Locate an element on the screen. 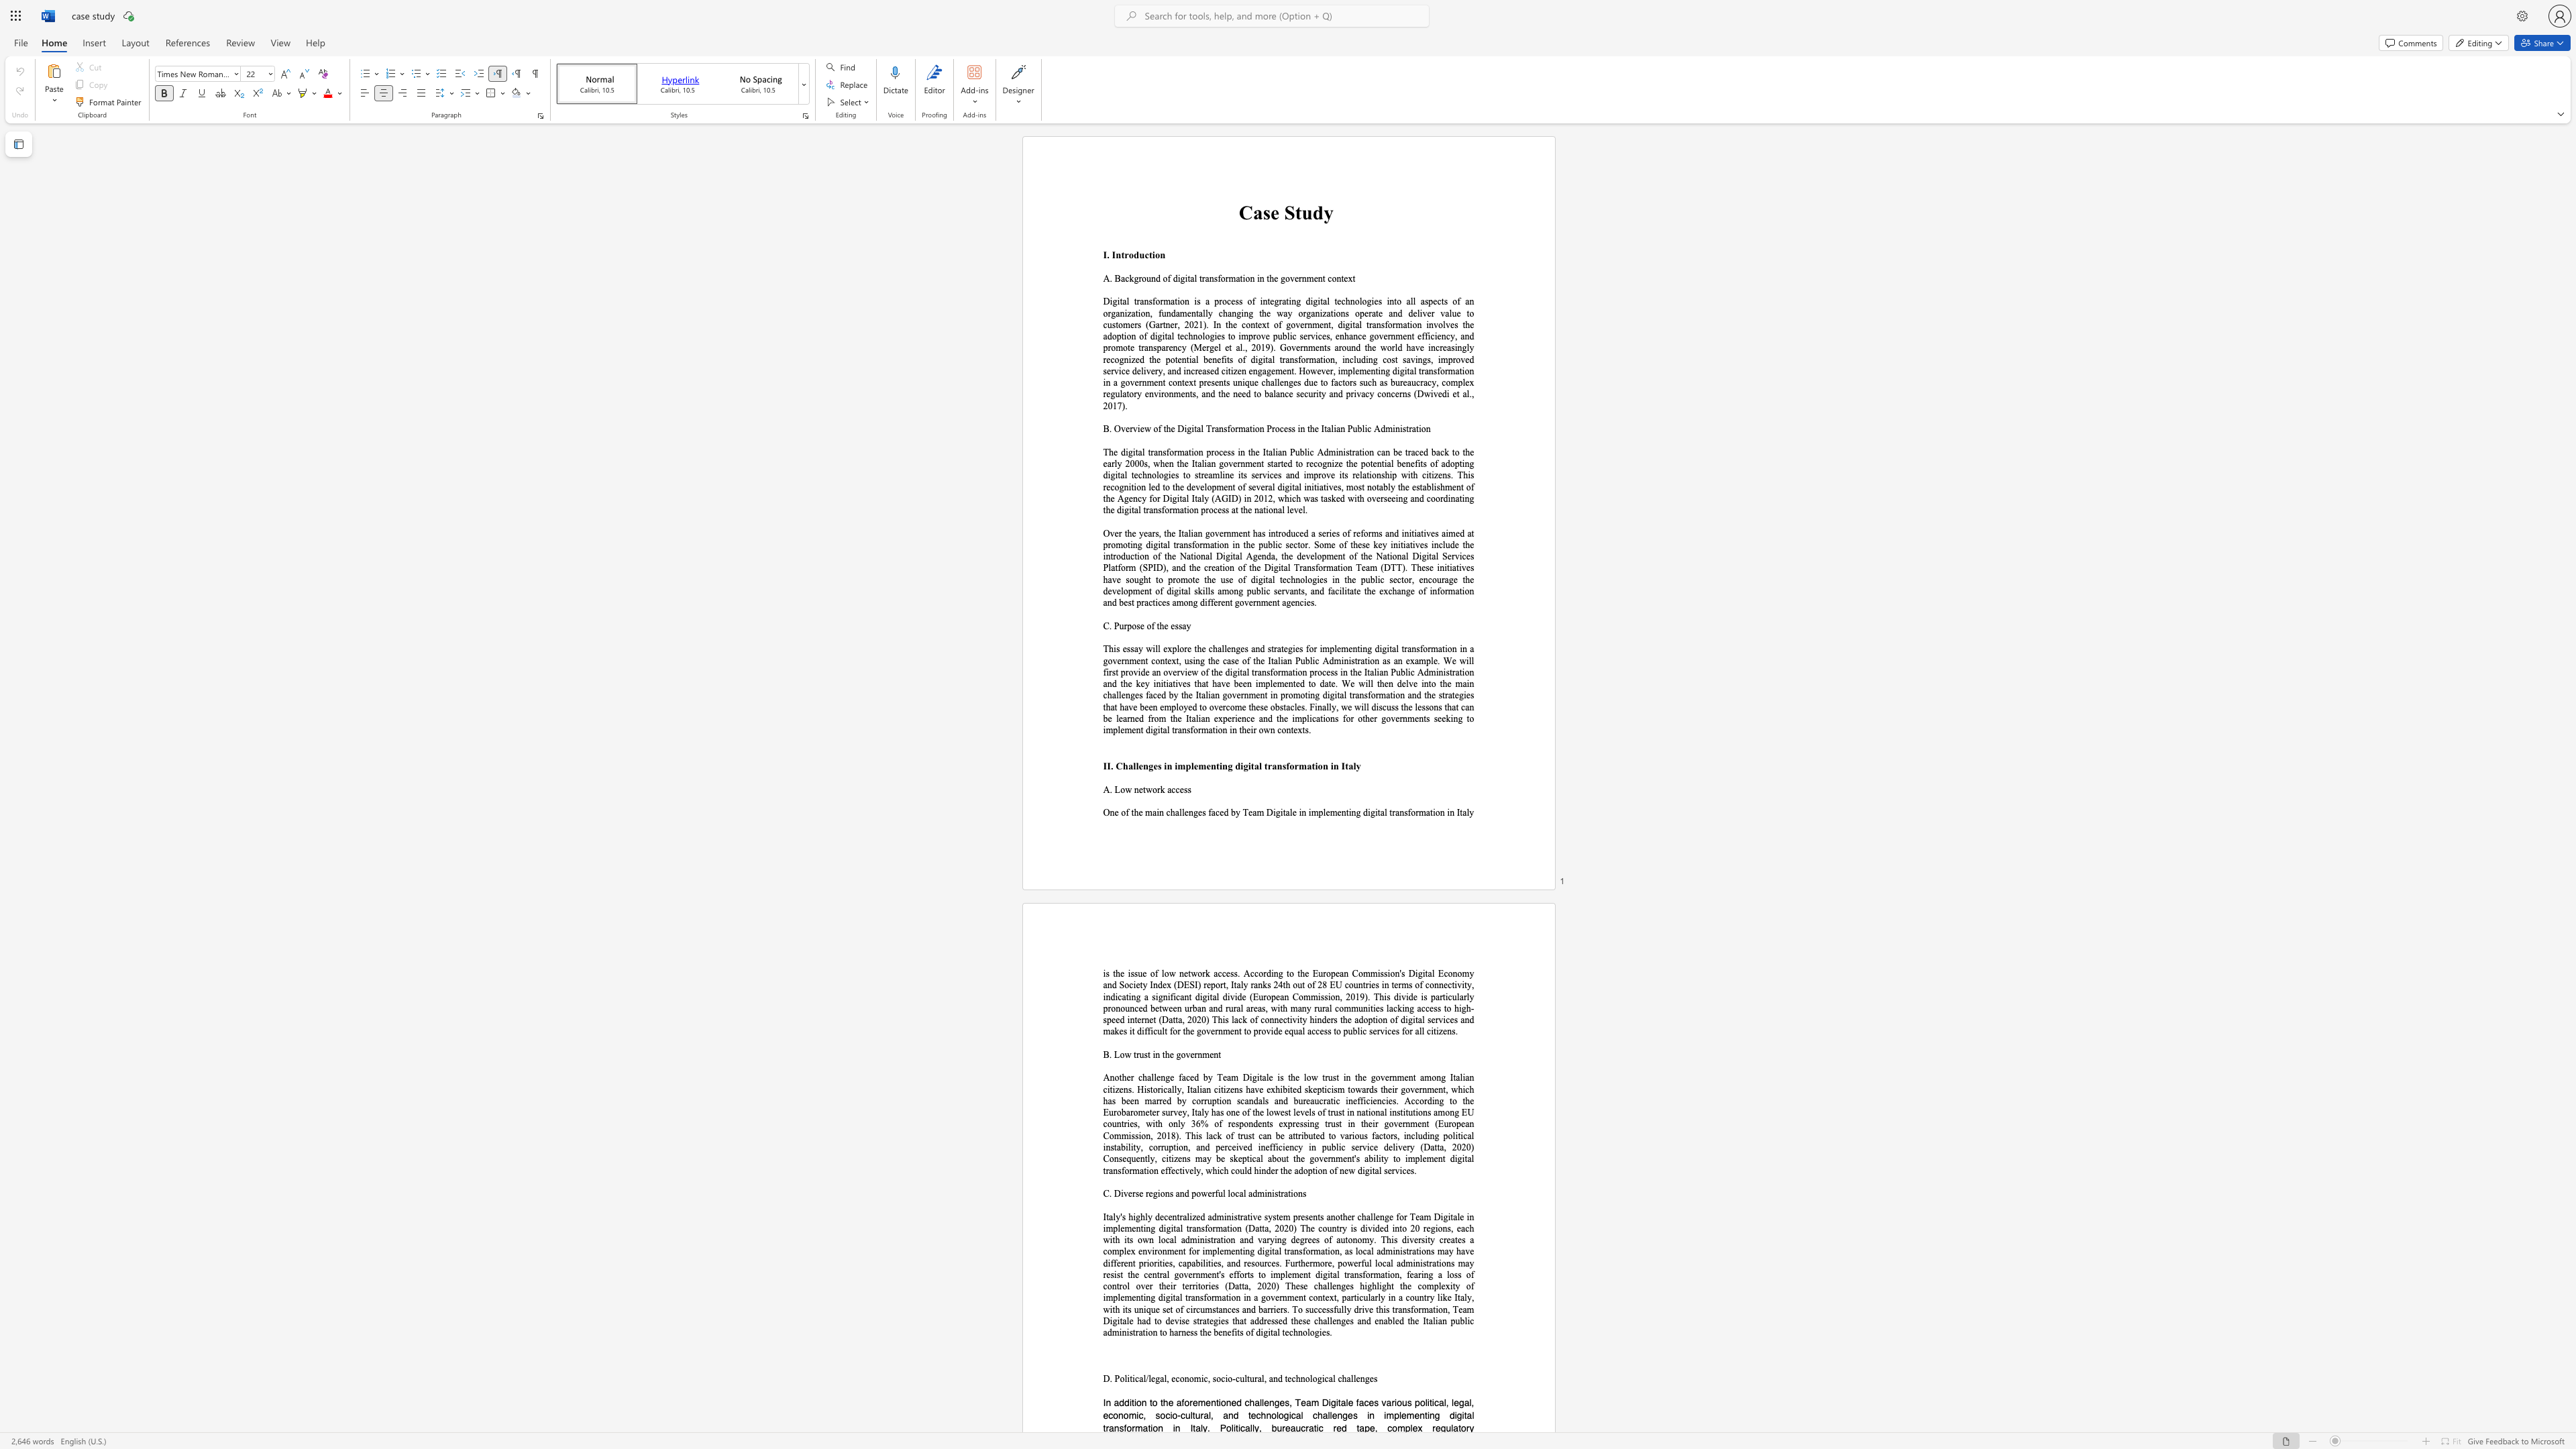 The height and width of the screenshot is (1449, 2576). the subset text "ormation process in the Italian Public Administration and the key initiatives that have been implemented to date. We will then delve into the main challenges faced by the Italian government in promoting digital trans" within the text "This essay will explore the challenges and strategies for implementing digital transformation in a government context, using the case of the Italian Public Administration as an example. We will first provide an overview of the digital transformation process in the Italian Public Administration and the key initiatives that have been implemented to date. We will then delve into the main challenges faced by the Italian government in promoting digital transformation and the strategies that have been employed to" is located at coordinates (1272, 672).